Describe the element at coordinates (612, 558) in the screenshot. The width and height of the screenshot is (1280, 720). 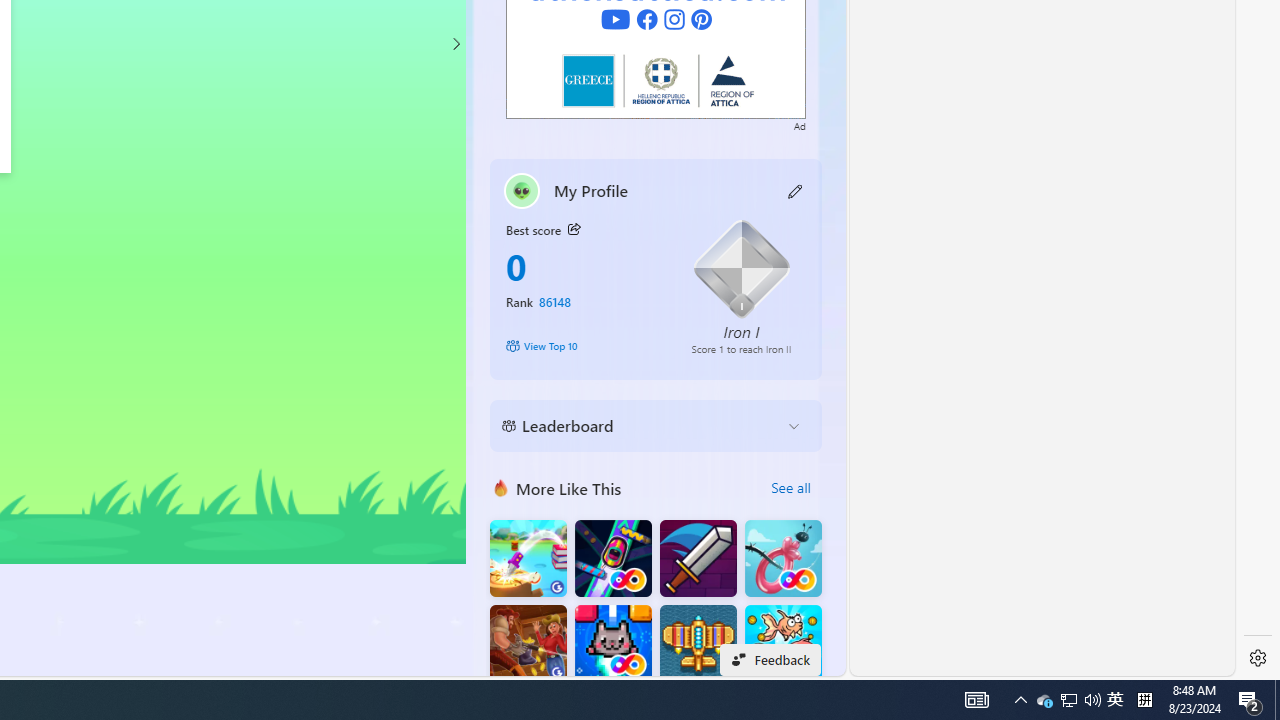
I see `'Bumper Car FRVR'` at that location.